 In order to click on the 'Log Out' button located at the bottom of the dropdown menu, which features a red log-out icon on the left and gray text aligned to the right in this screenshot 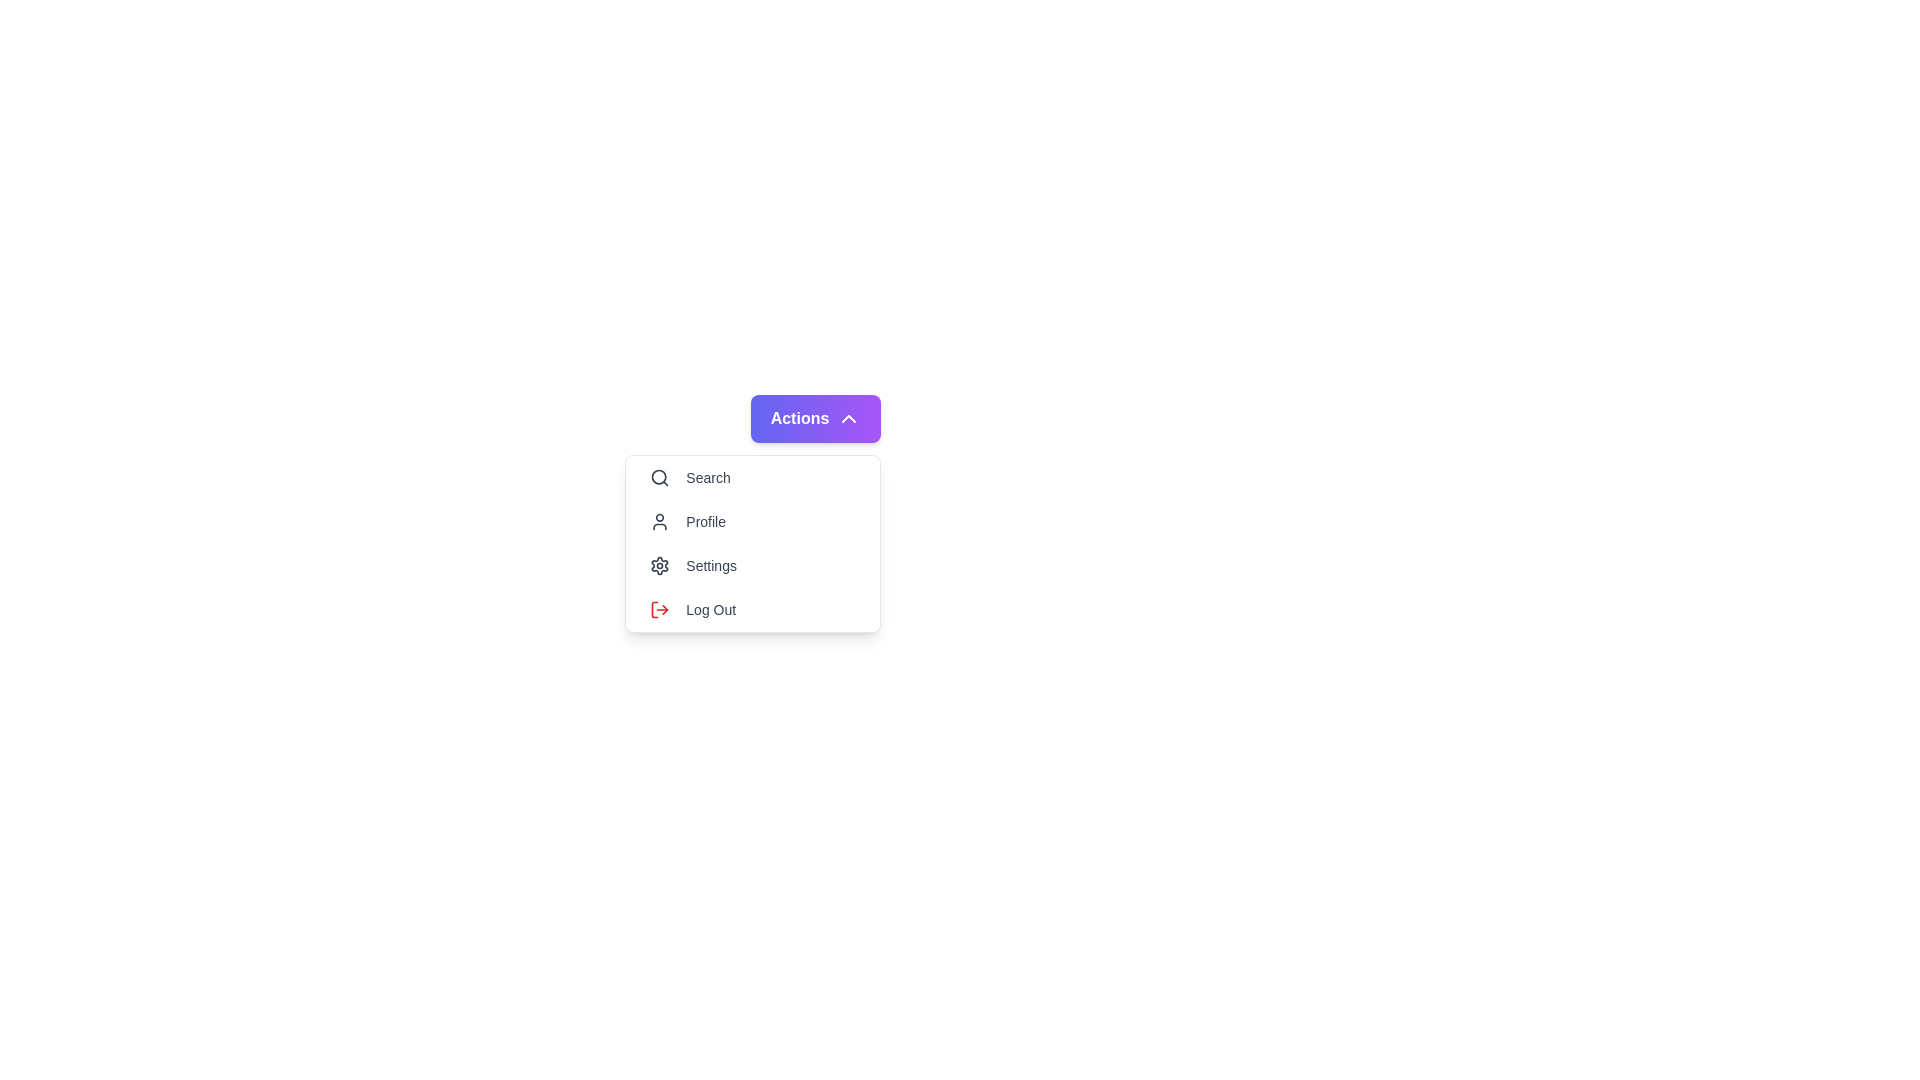, I will do `click(752, 608)`.